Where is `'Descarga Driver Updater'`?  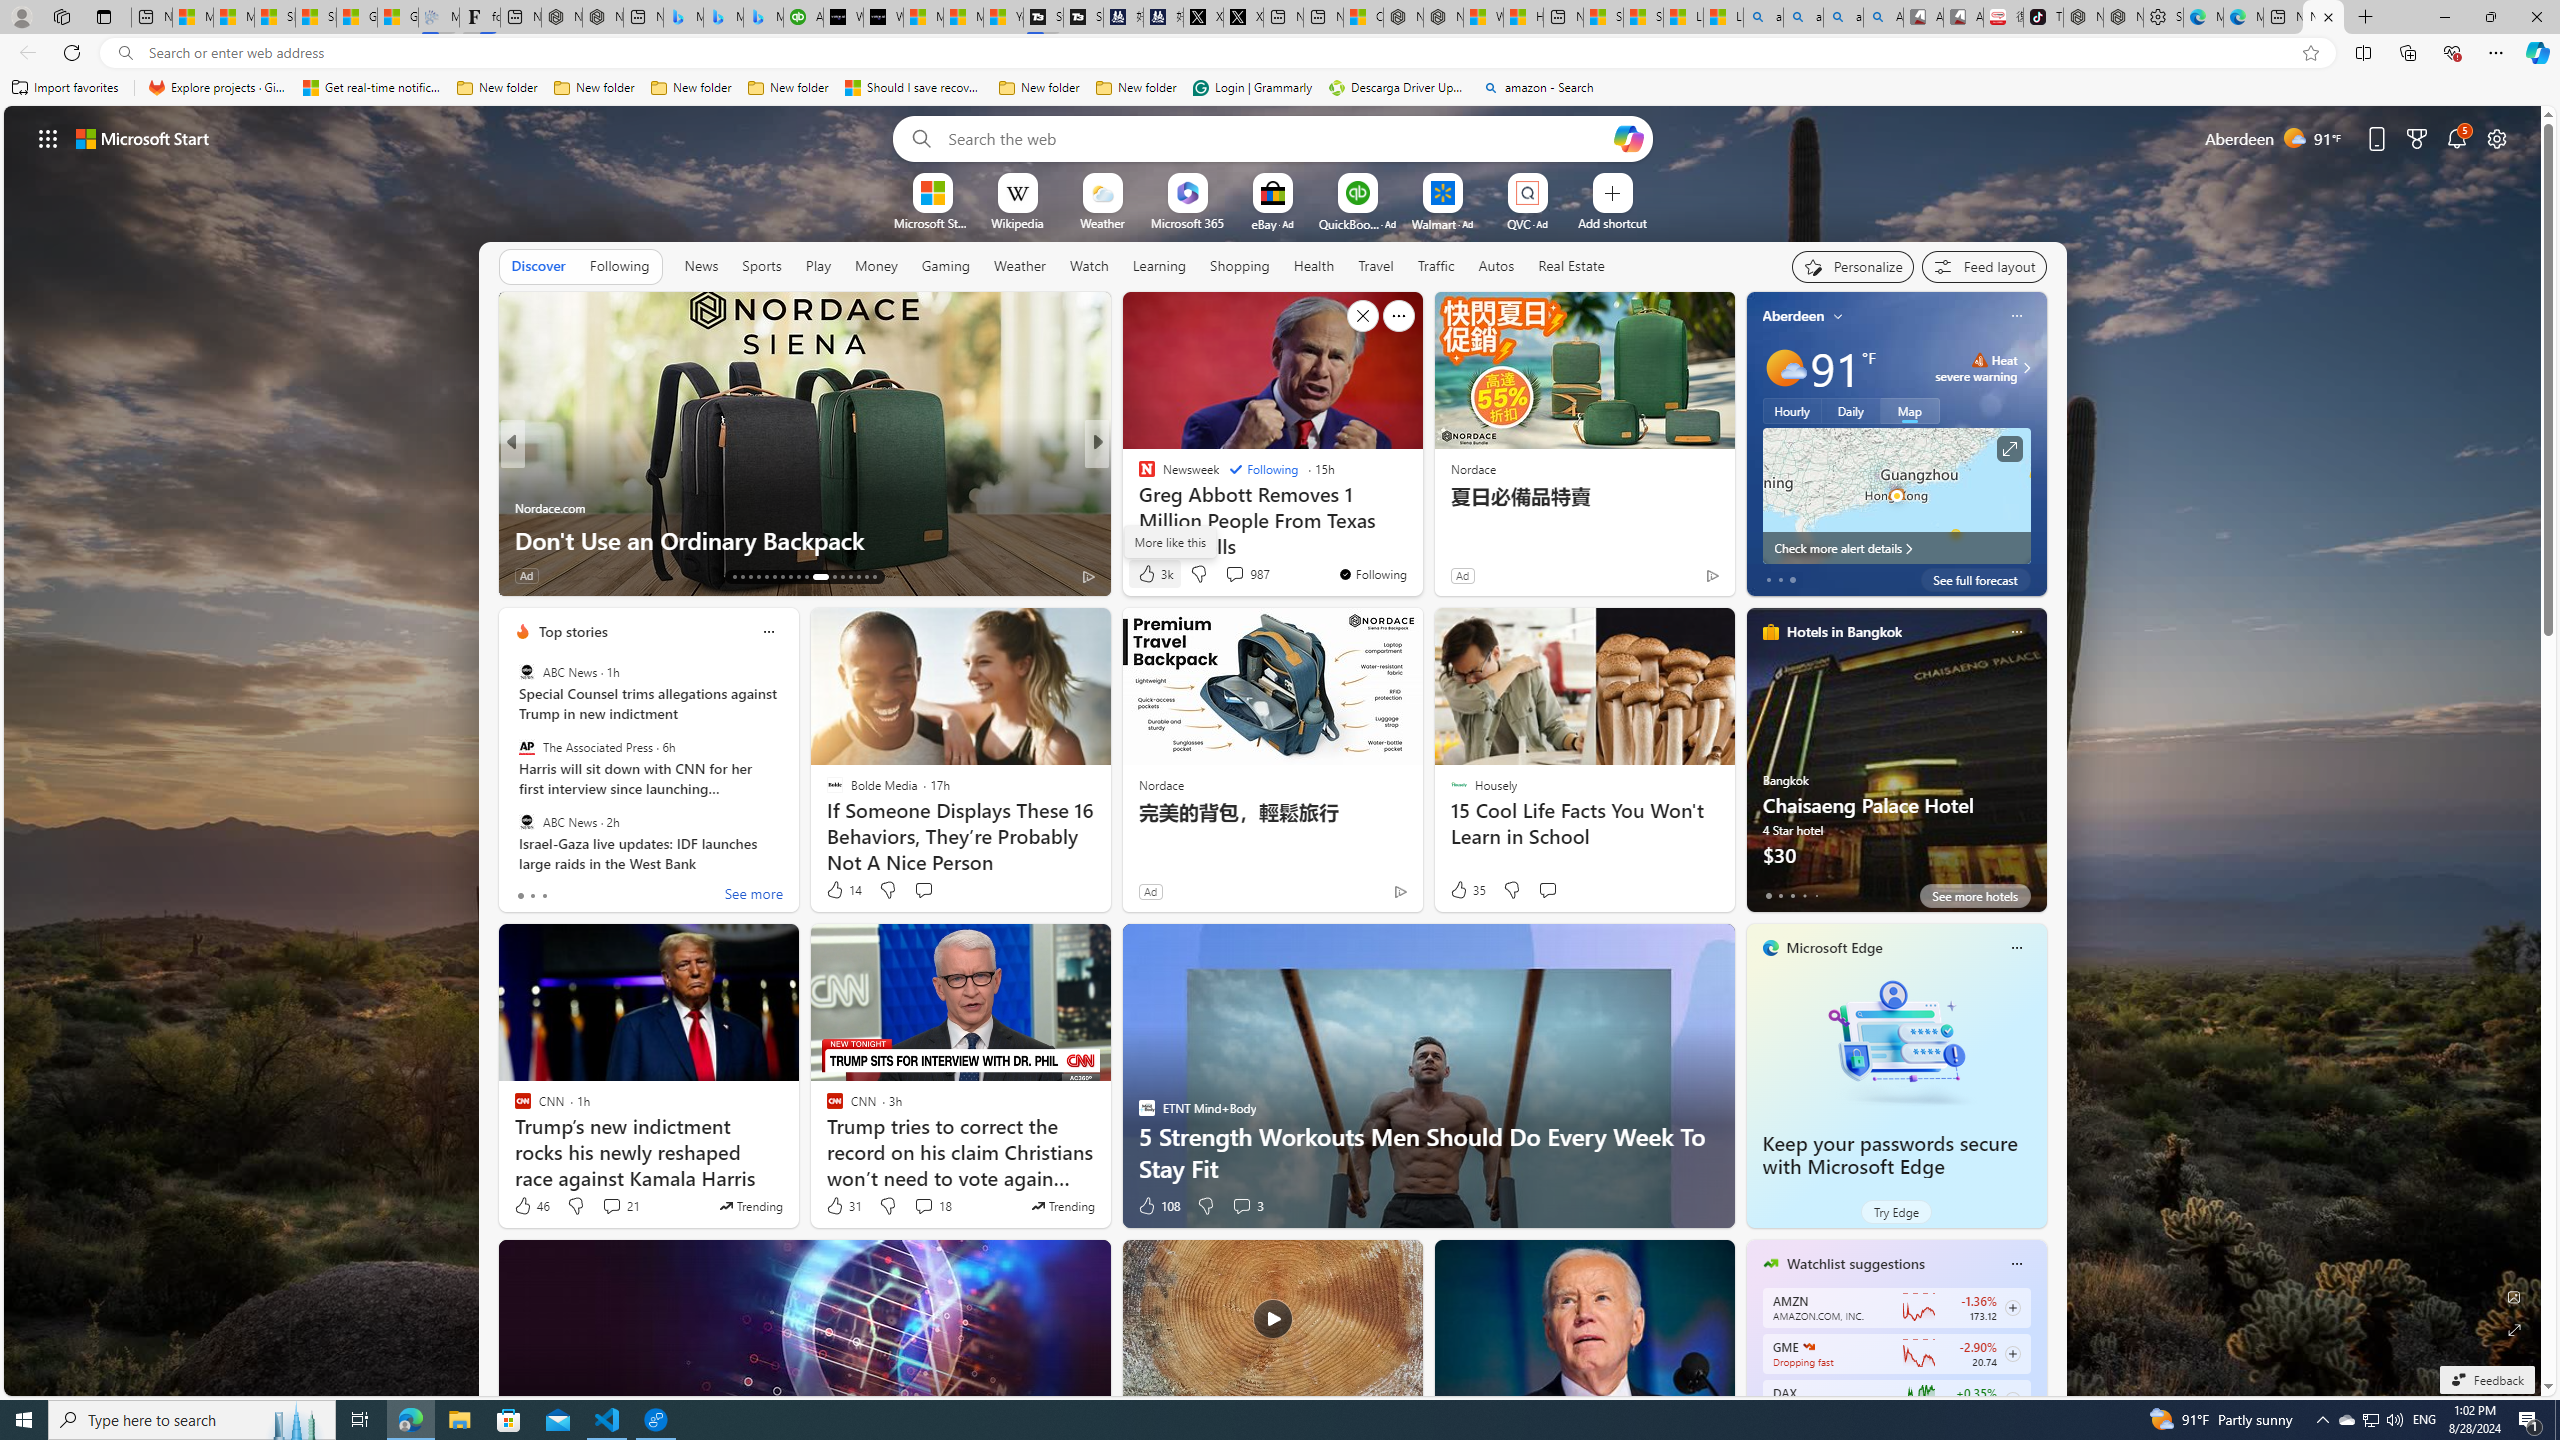 'Descarga Driver Updater' is located at coordinates (1397, 87).